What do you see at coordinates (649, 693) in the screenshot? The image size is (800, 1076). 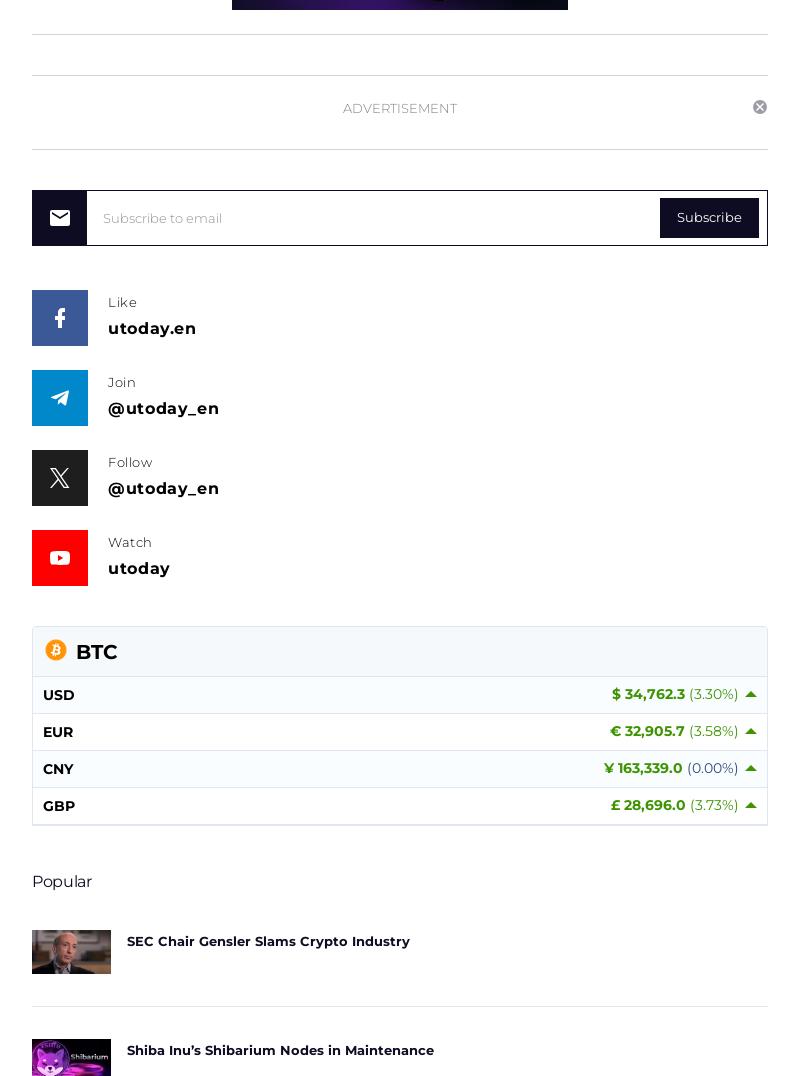 I see `'$ 34,762.3'` at bounding box center [649, 693].